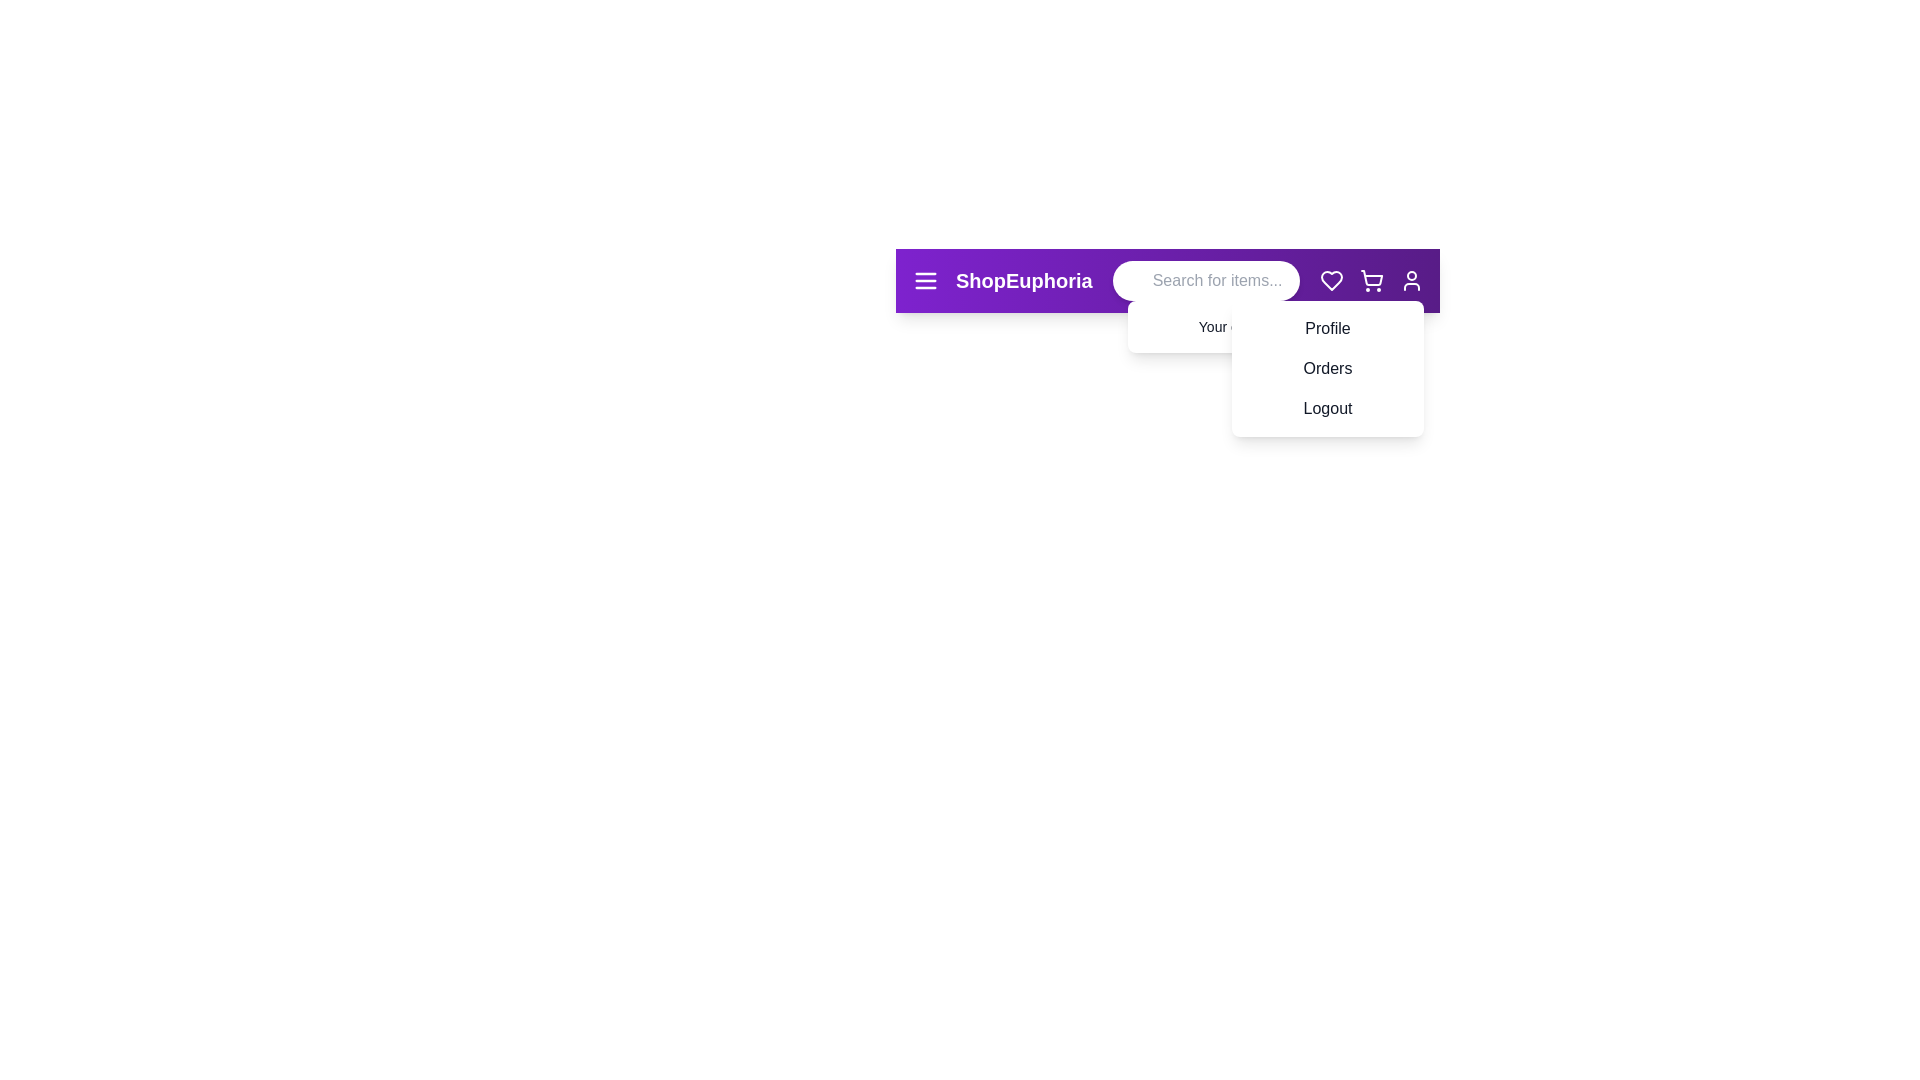  What do you see at coordinates (1276, 357) in the screenshot?
I see `the Orders from the user menu` at bounding box center [1276, 357].